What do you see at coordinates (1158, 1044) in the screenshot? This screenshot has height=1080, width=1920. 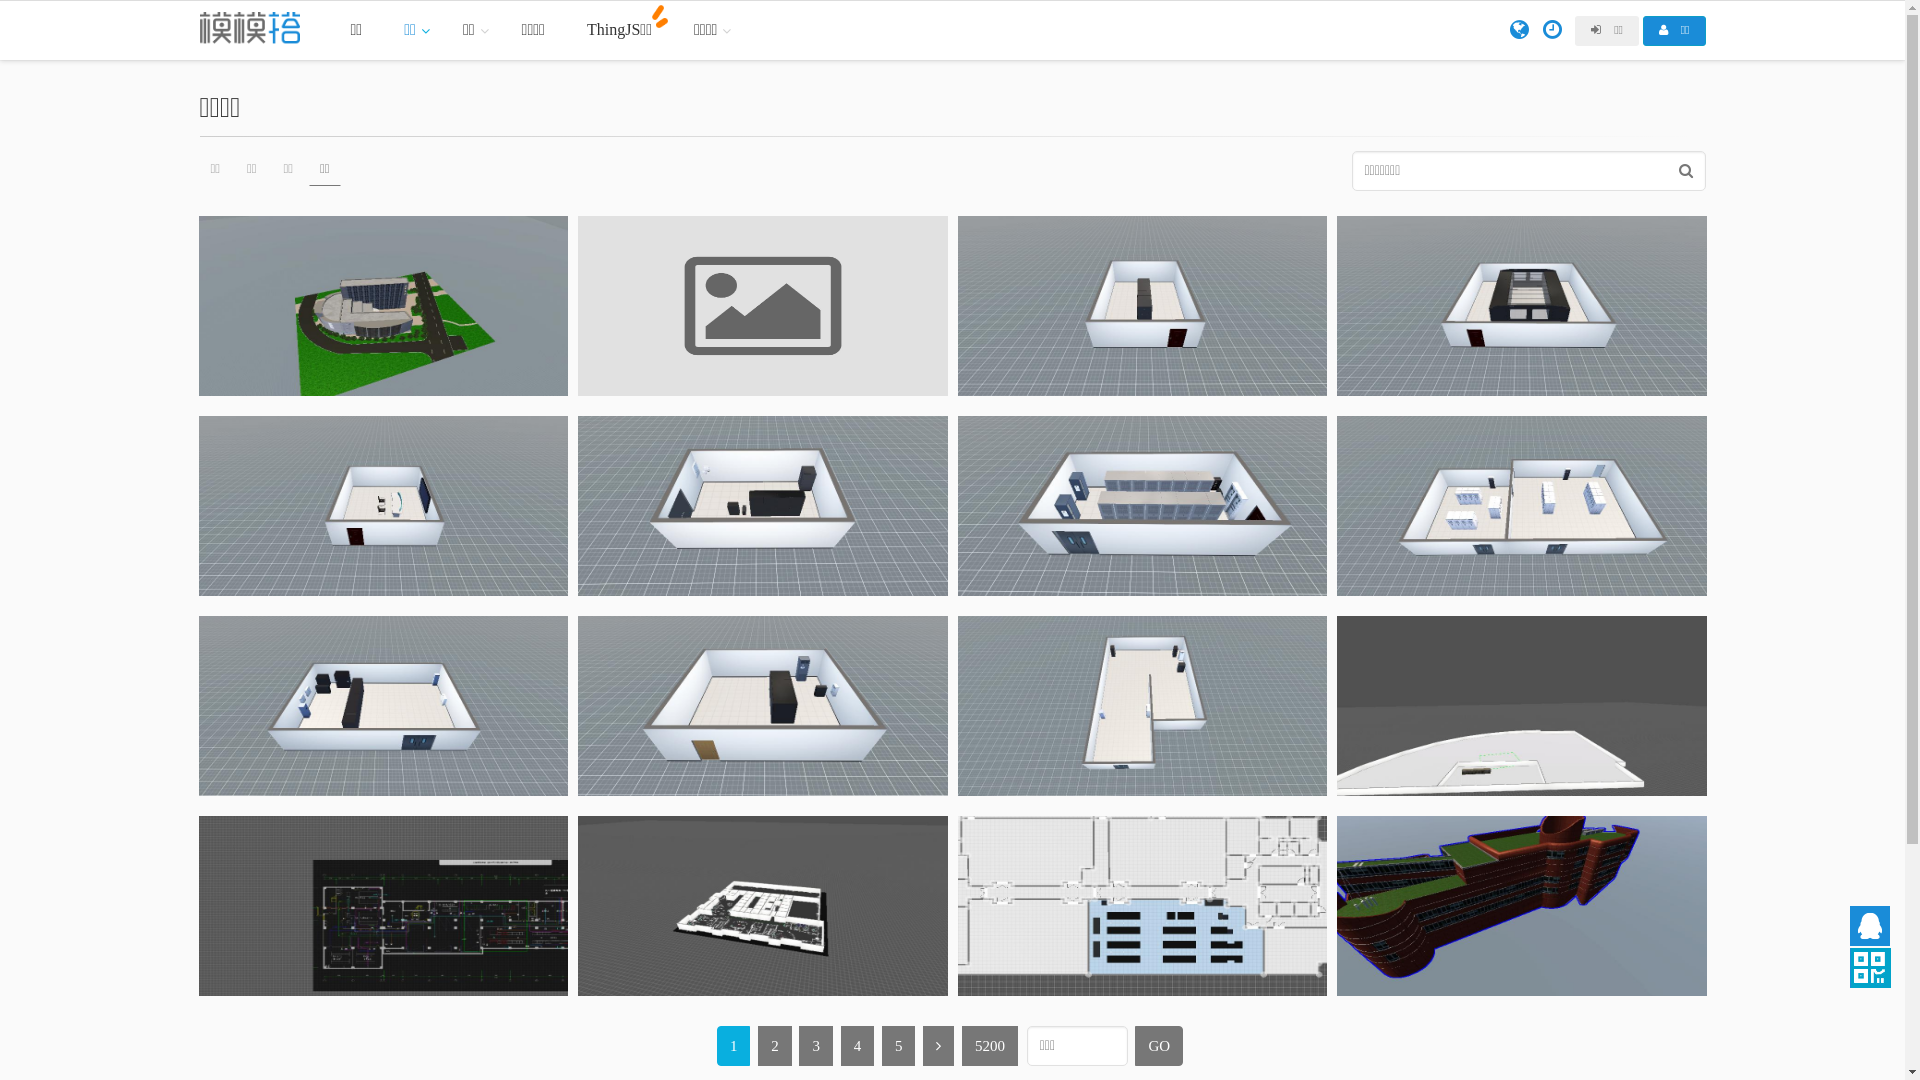 I see `'GO'` at bounding box center [1158, 1044].